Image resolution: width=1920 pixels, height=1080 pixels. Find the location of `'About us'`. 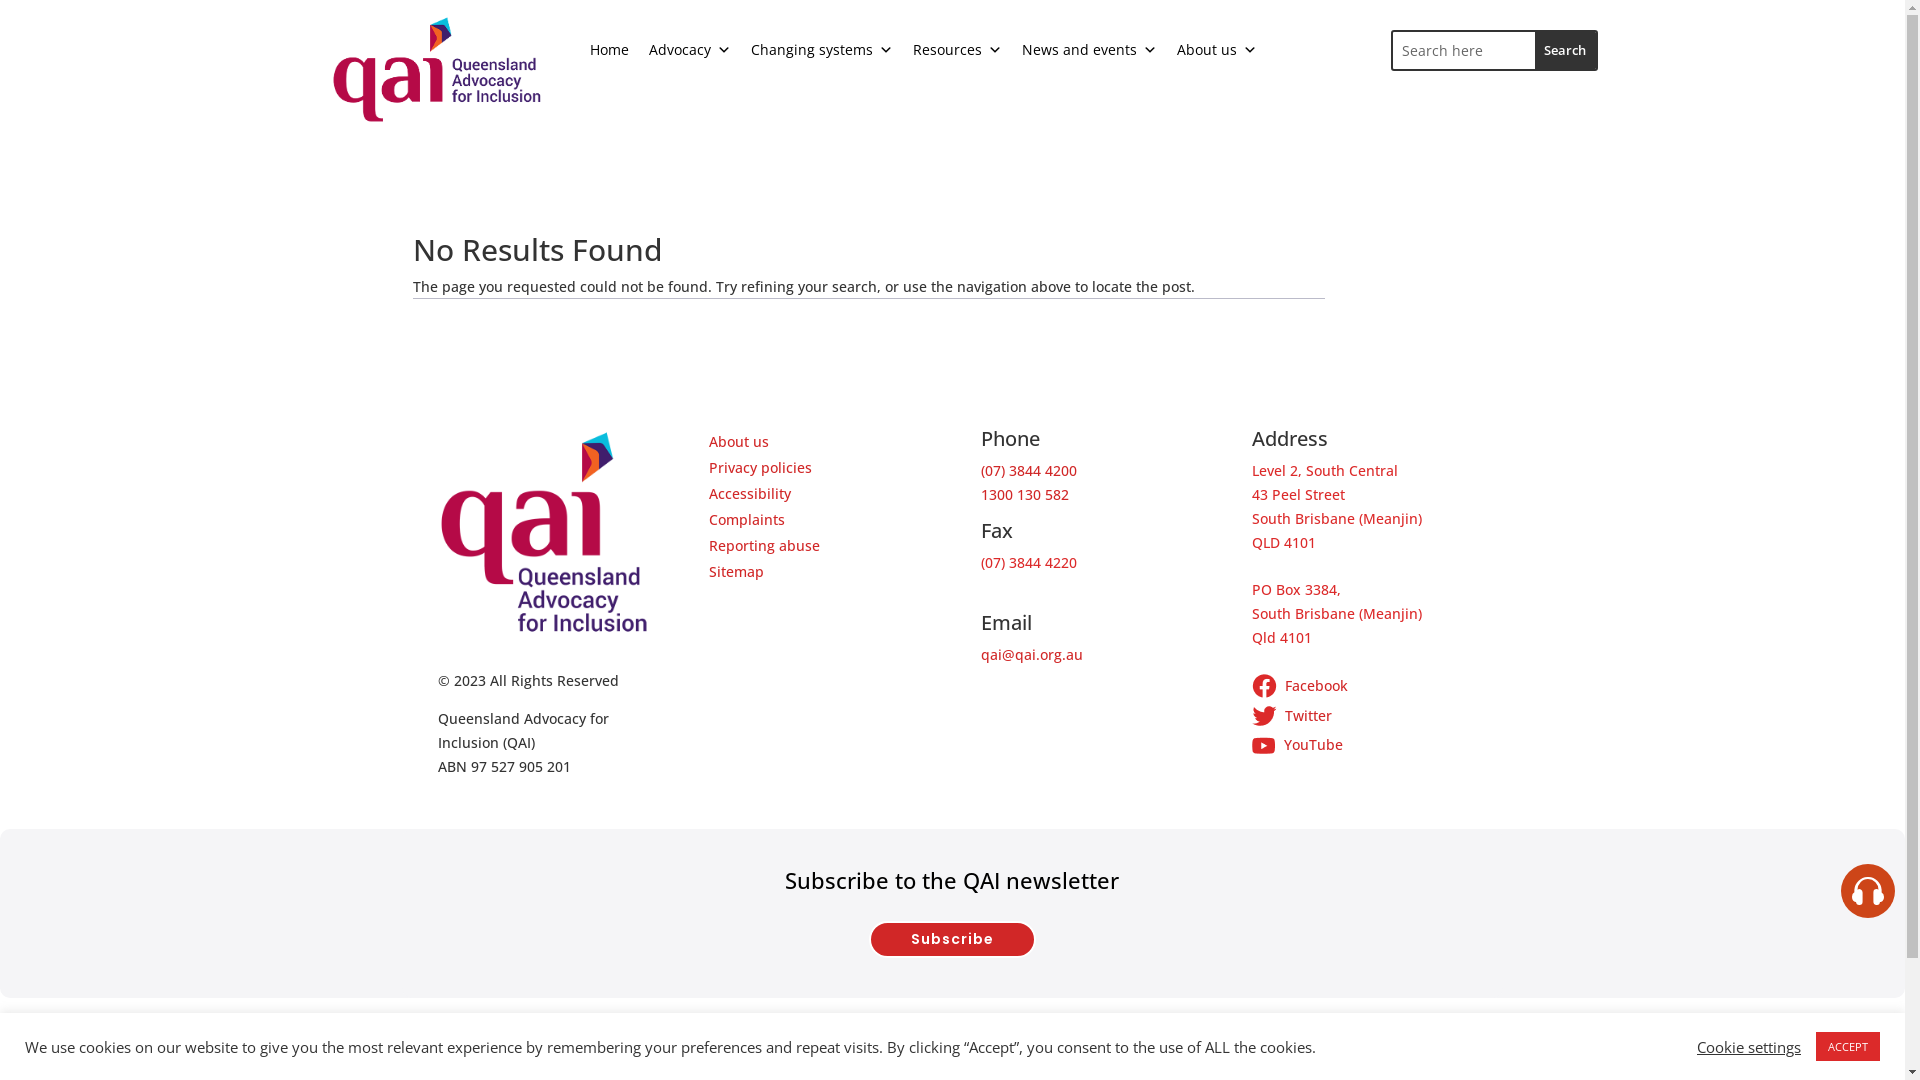

'About us' is located at coordinates (738, 440).